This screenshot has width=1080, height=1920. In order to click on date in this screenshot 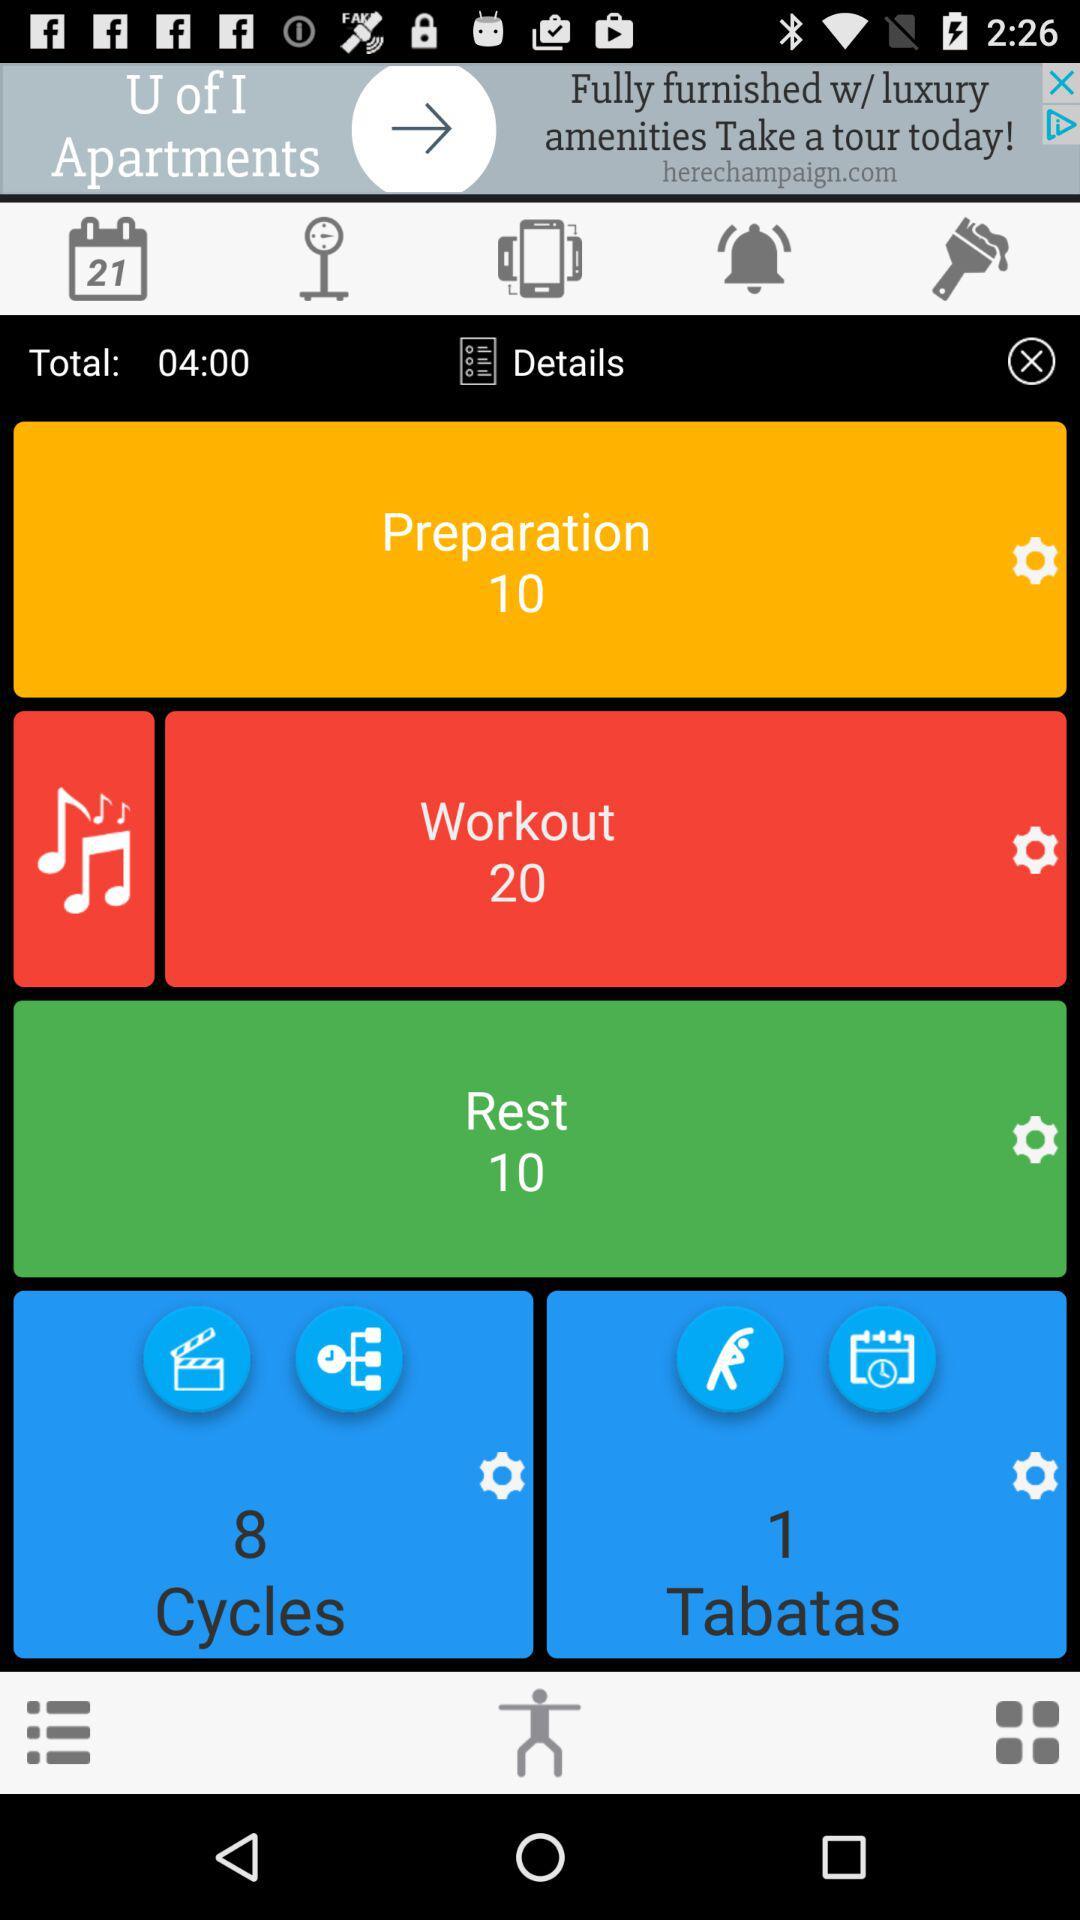, I will do `click(108, 257)`.